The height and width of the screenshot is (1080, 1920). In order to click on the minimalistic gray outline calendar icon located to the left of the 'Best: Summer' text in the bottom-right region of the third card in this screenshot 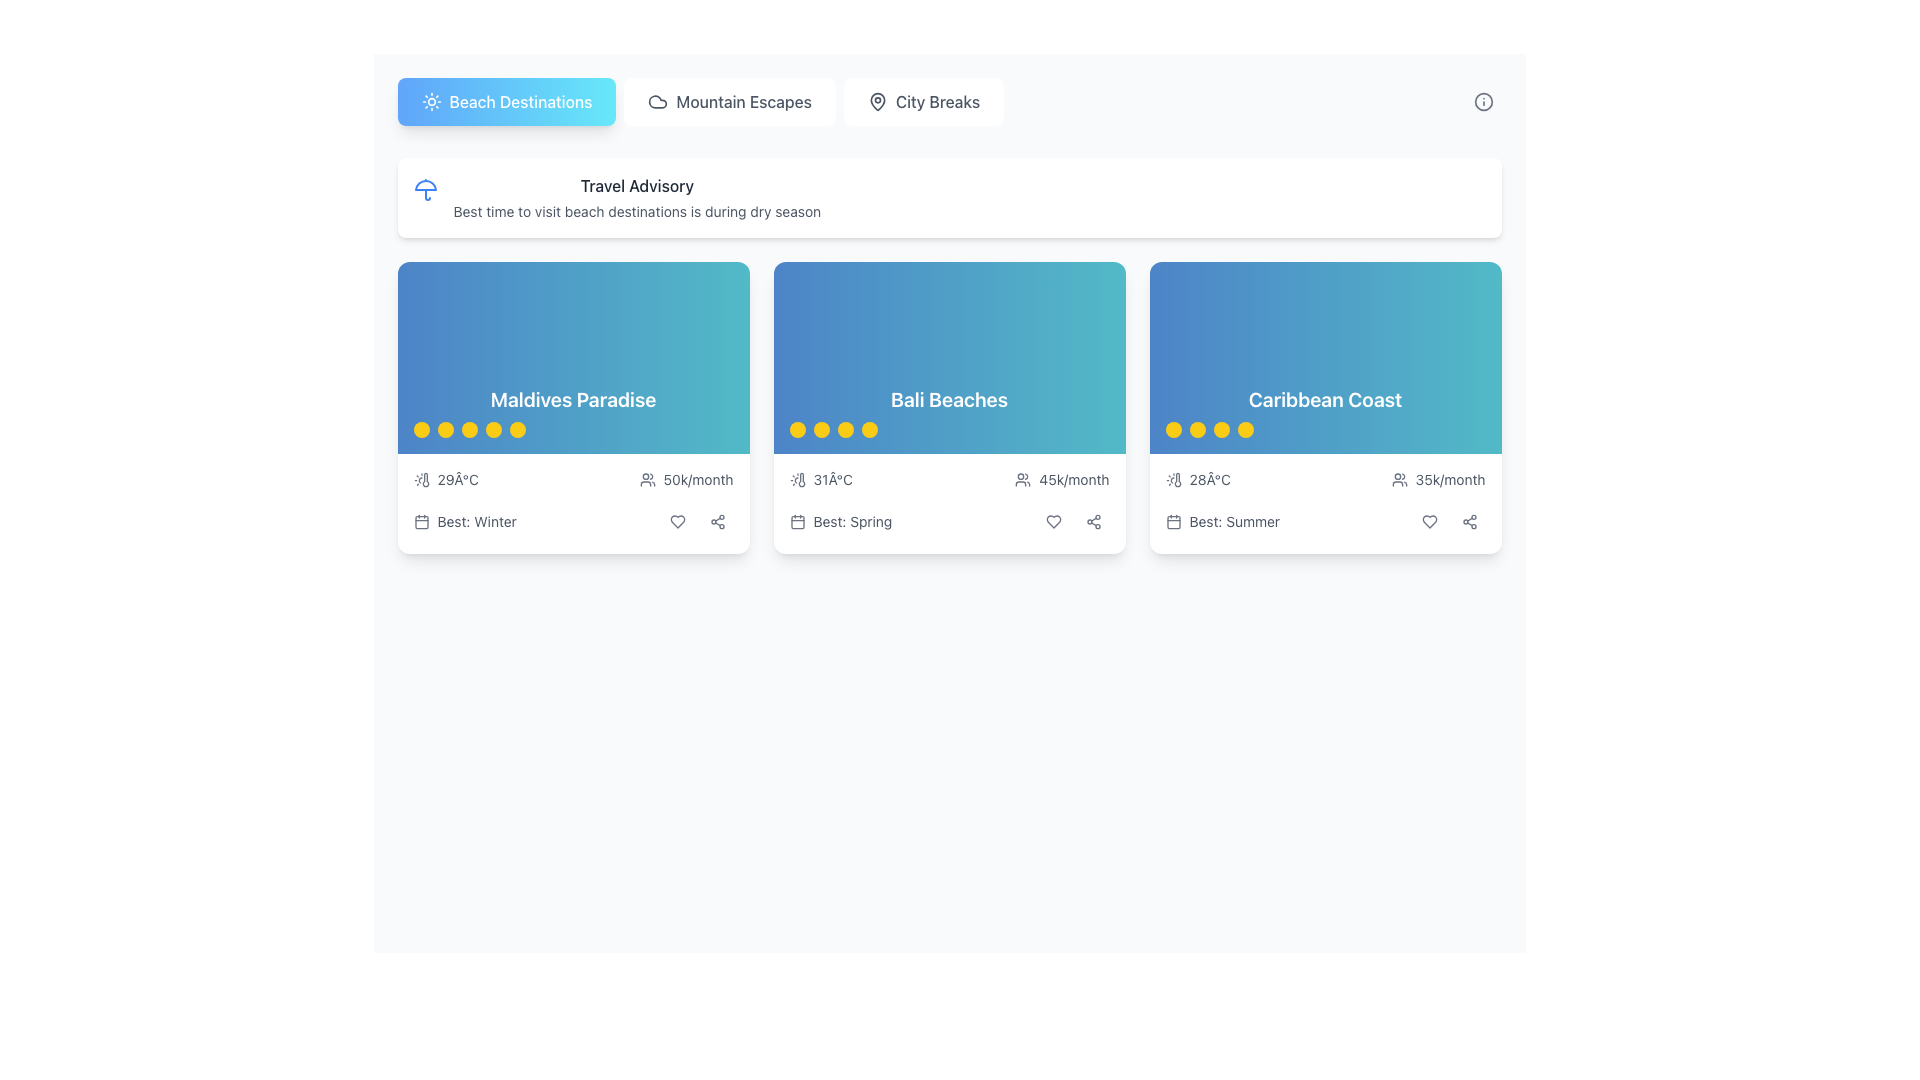, I will do `click(1173, 520)`.